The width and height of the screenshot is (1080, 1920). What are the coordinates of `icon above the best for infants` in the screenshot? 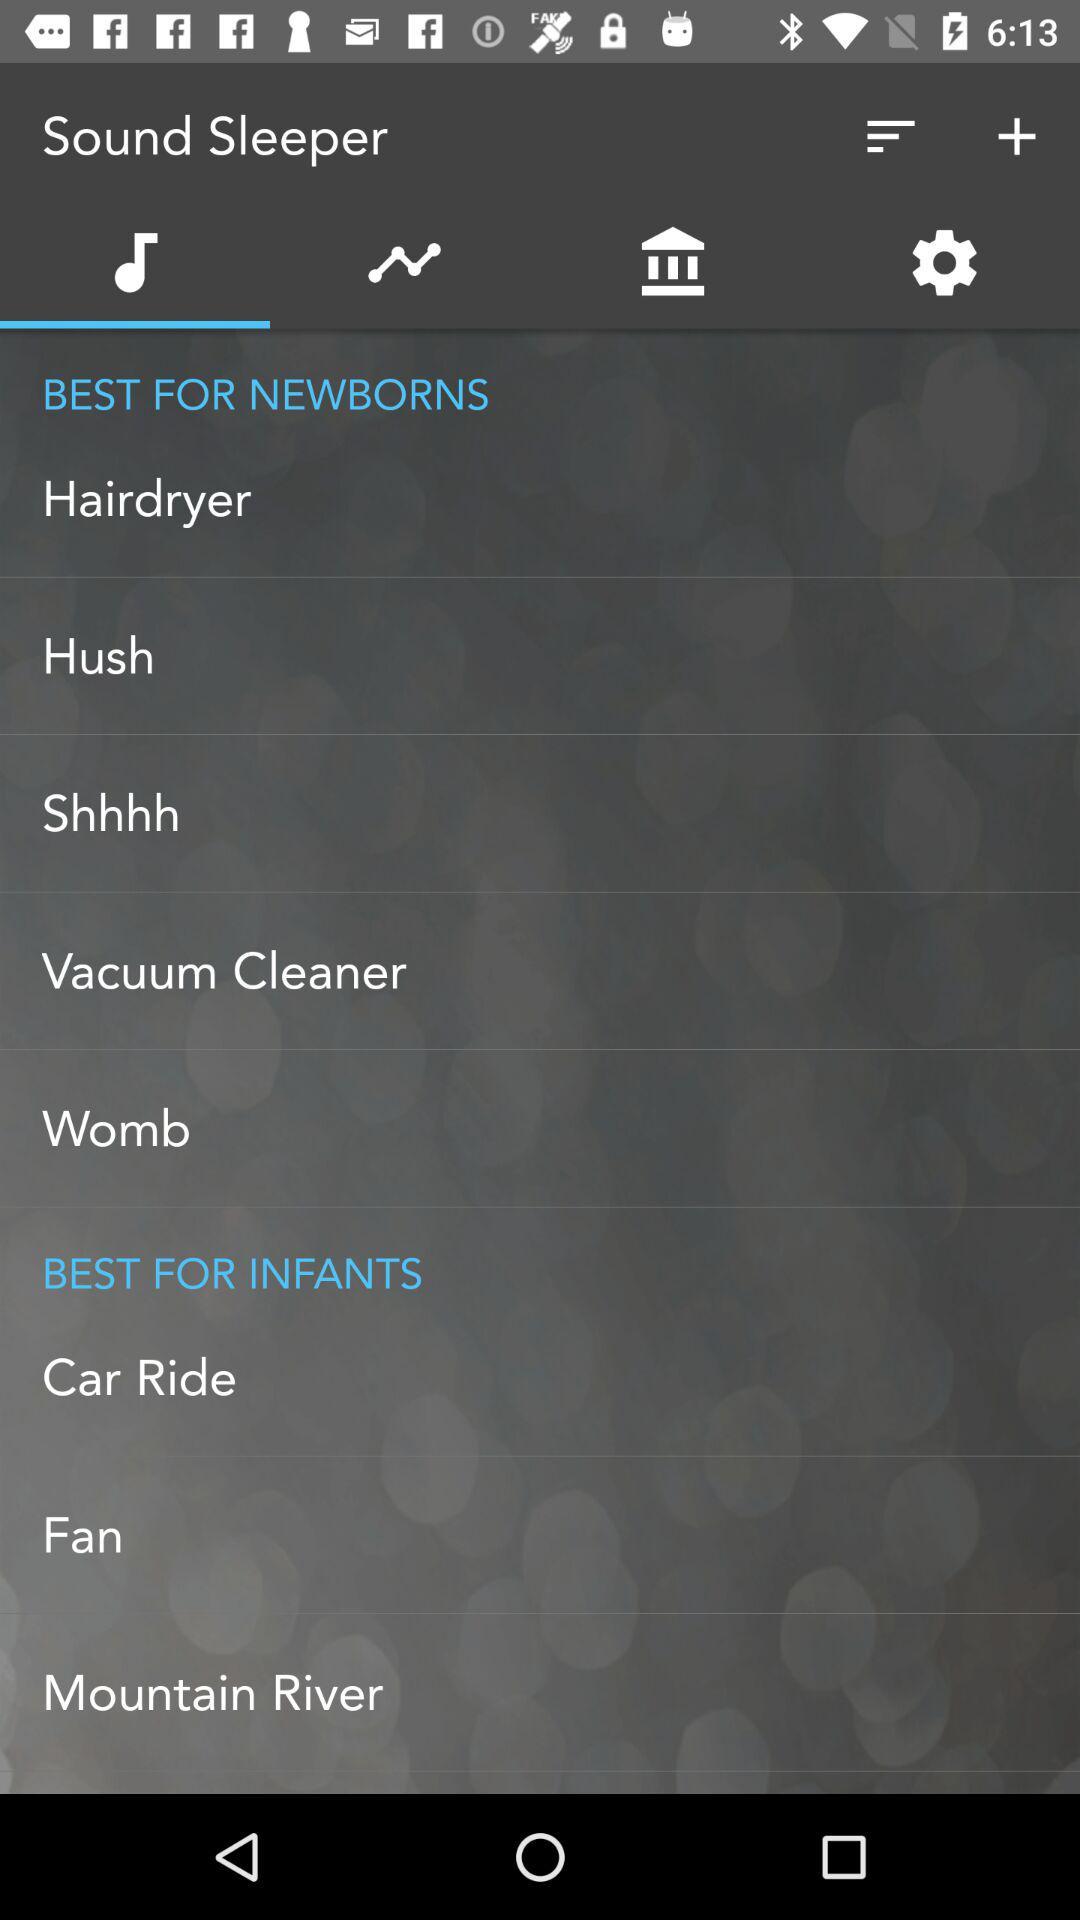 It's located at (560, 1128).